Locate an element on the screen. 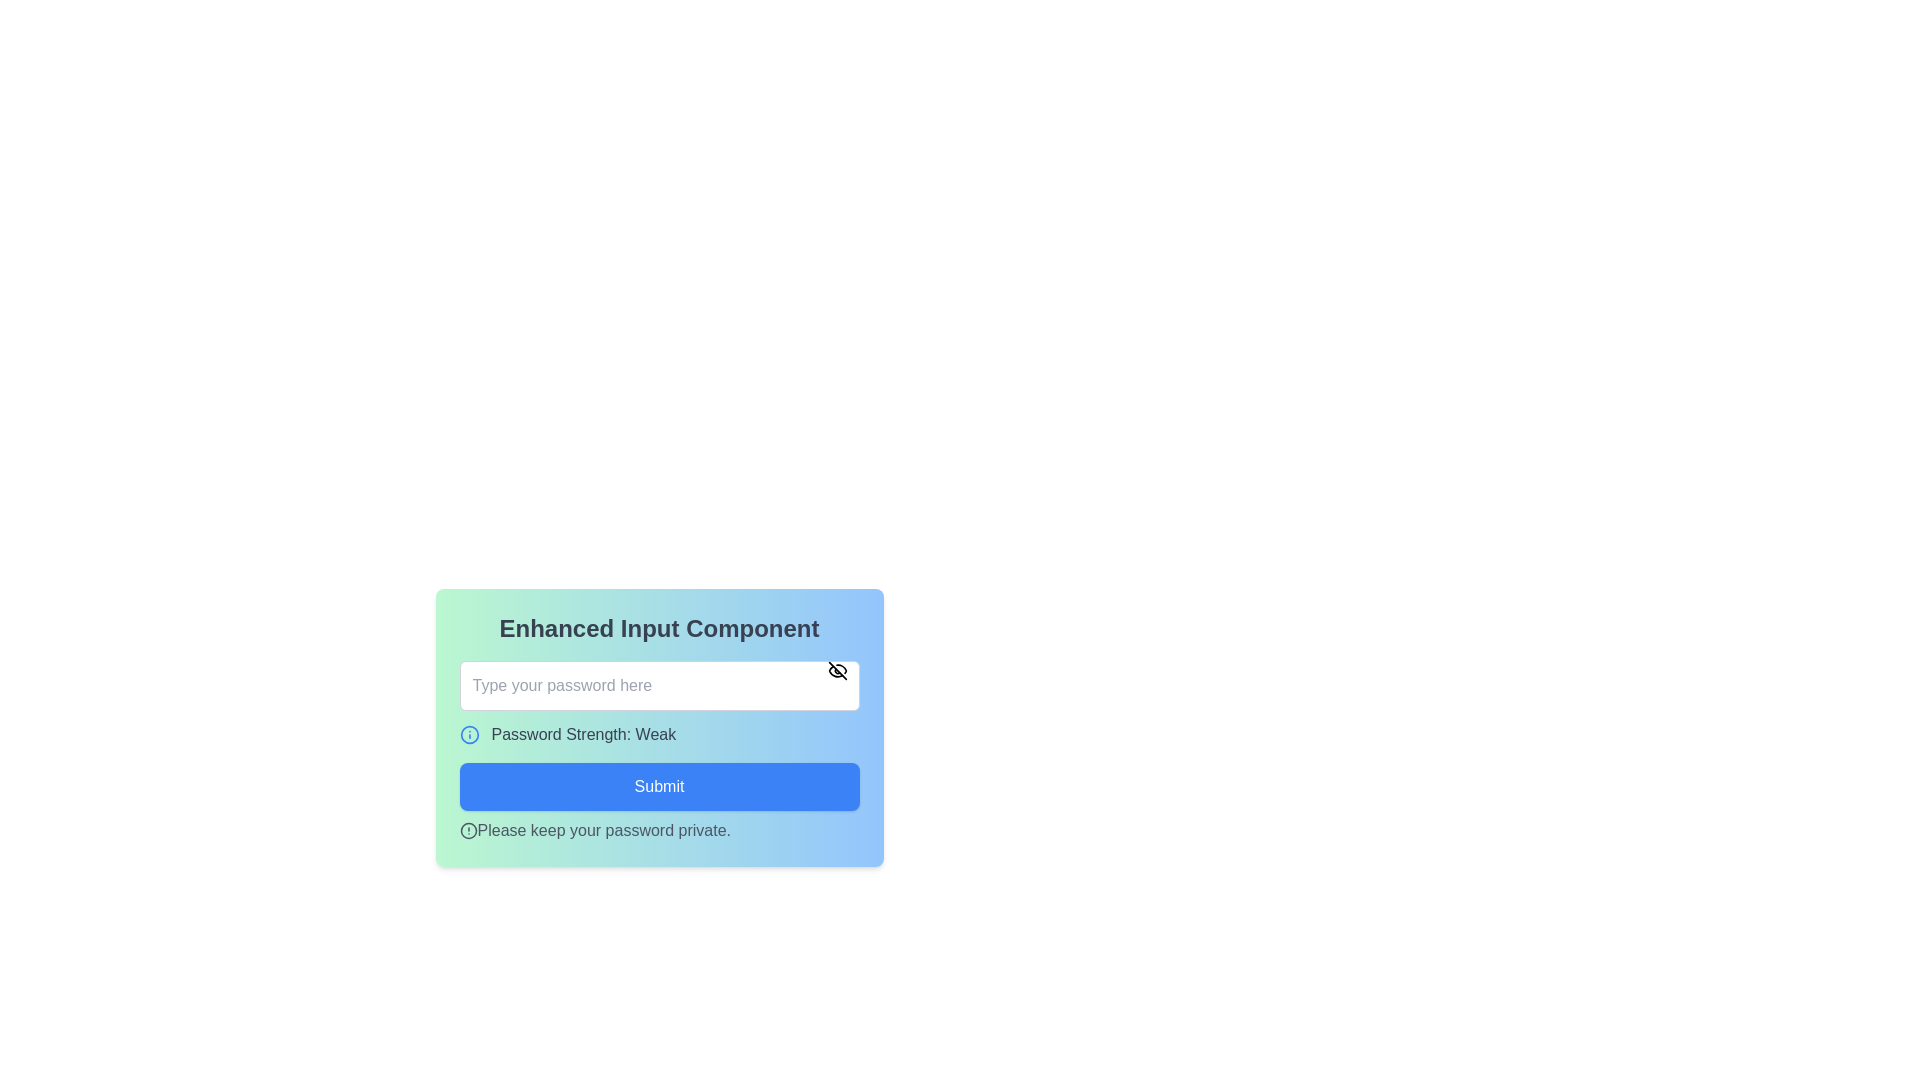 The image size is (1920, 1080). the text label that indicates the strength of the entered password, which is located below the password input field and above the 'Submit' button in a vertically stacked layout is located at coordinates (659, 728).